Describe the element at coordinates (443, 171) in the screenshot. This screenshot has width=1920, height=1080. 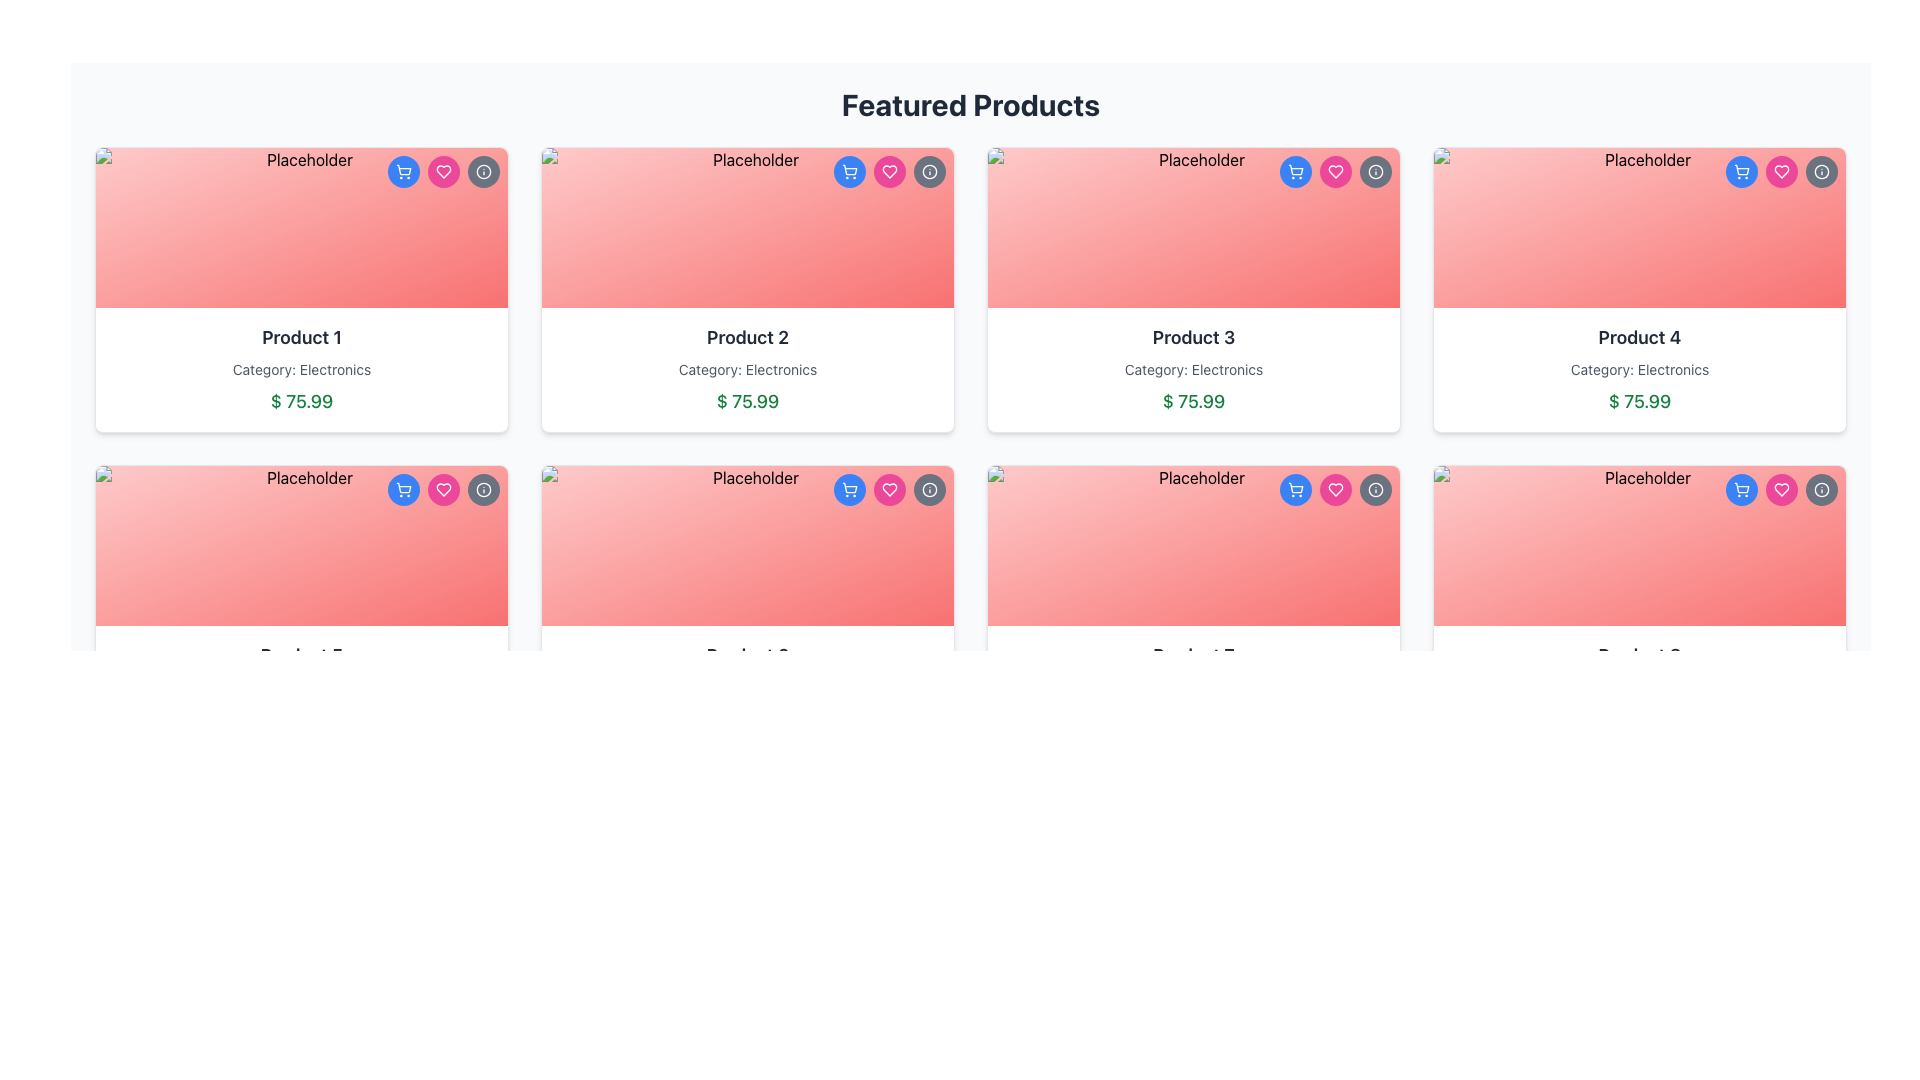
I see `the pink heart-shaped icon in the top-right corner of the first product card` at that location.